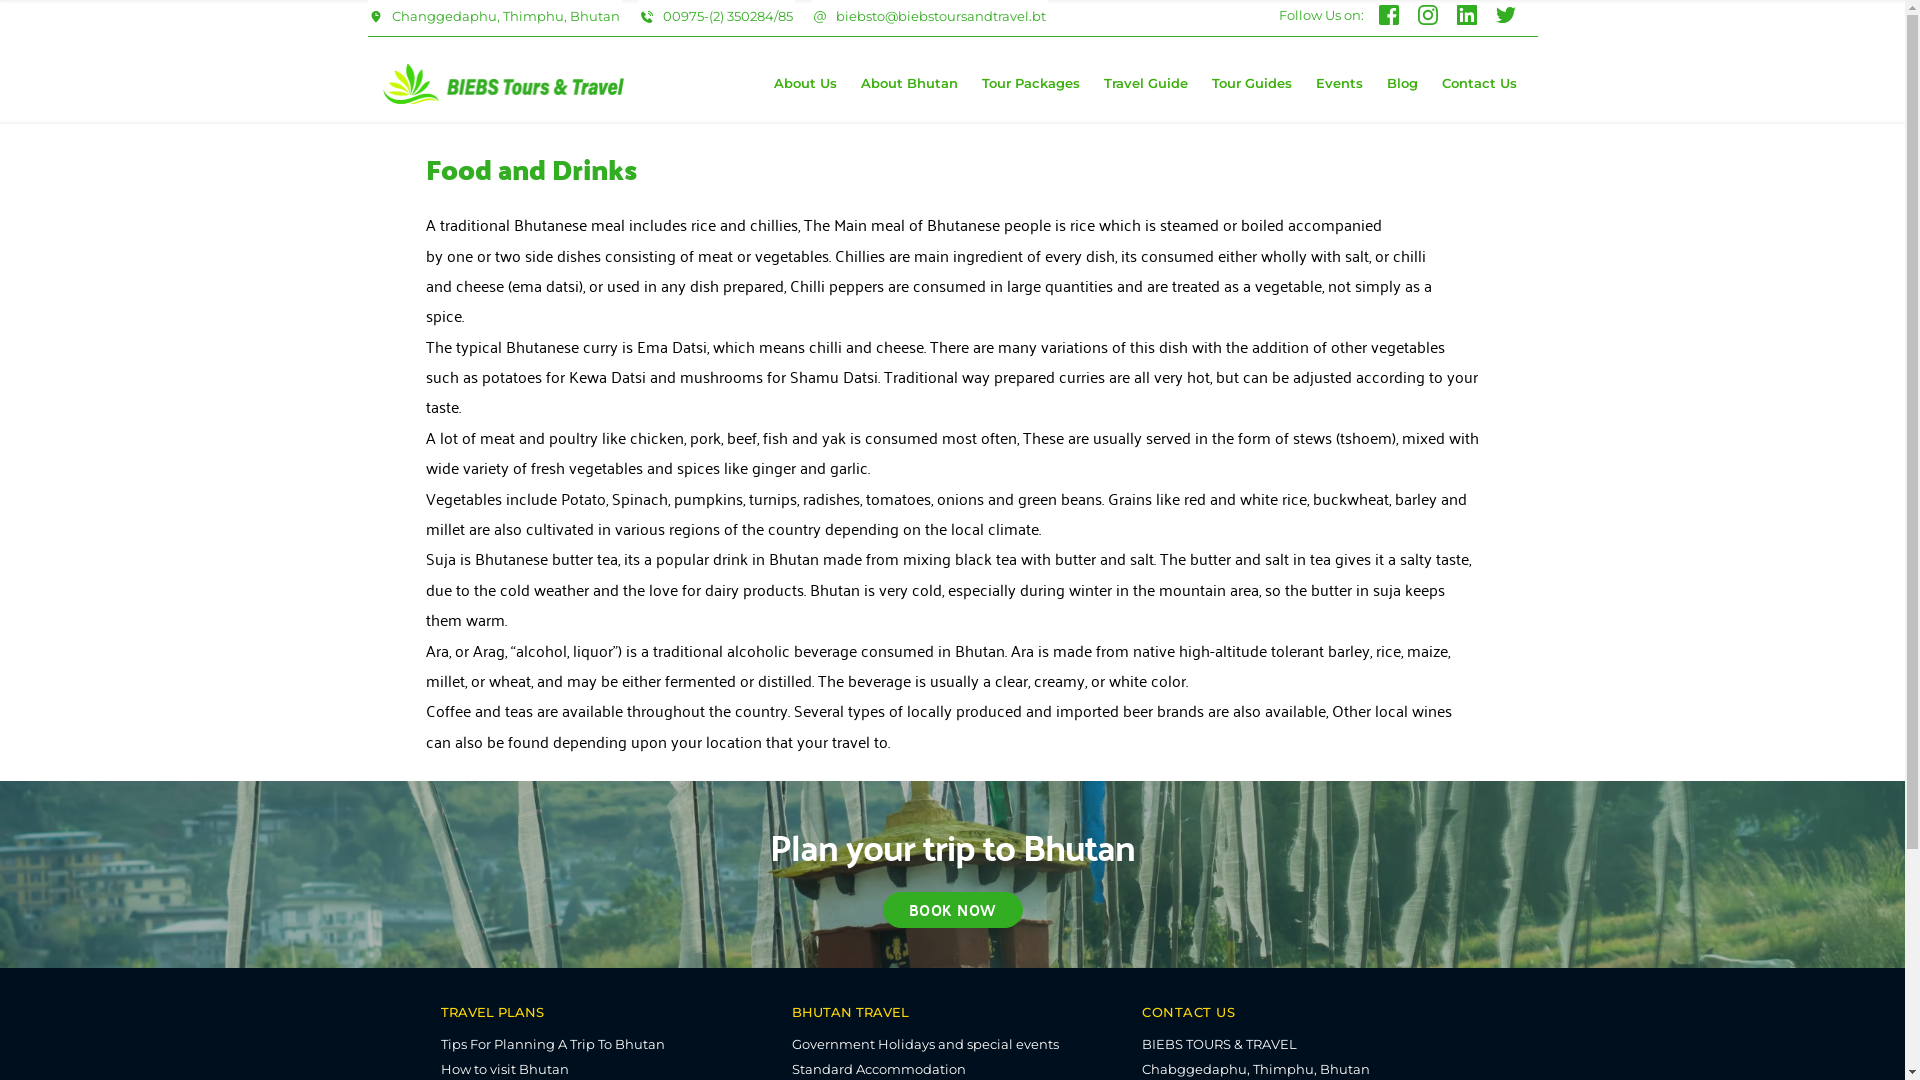 This screenshot has height=1080, width=1920. Describe the element at coordinates (1098, 82) in the screenshot. I see `'Travel Guide'` at that location.